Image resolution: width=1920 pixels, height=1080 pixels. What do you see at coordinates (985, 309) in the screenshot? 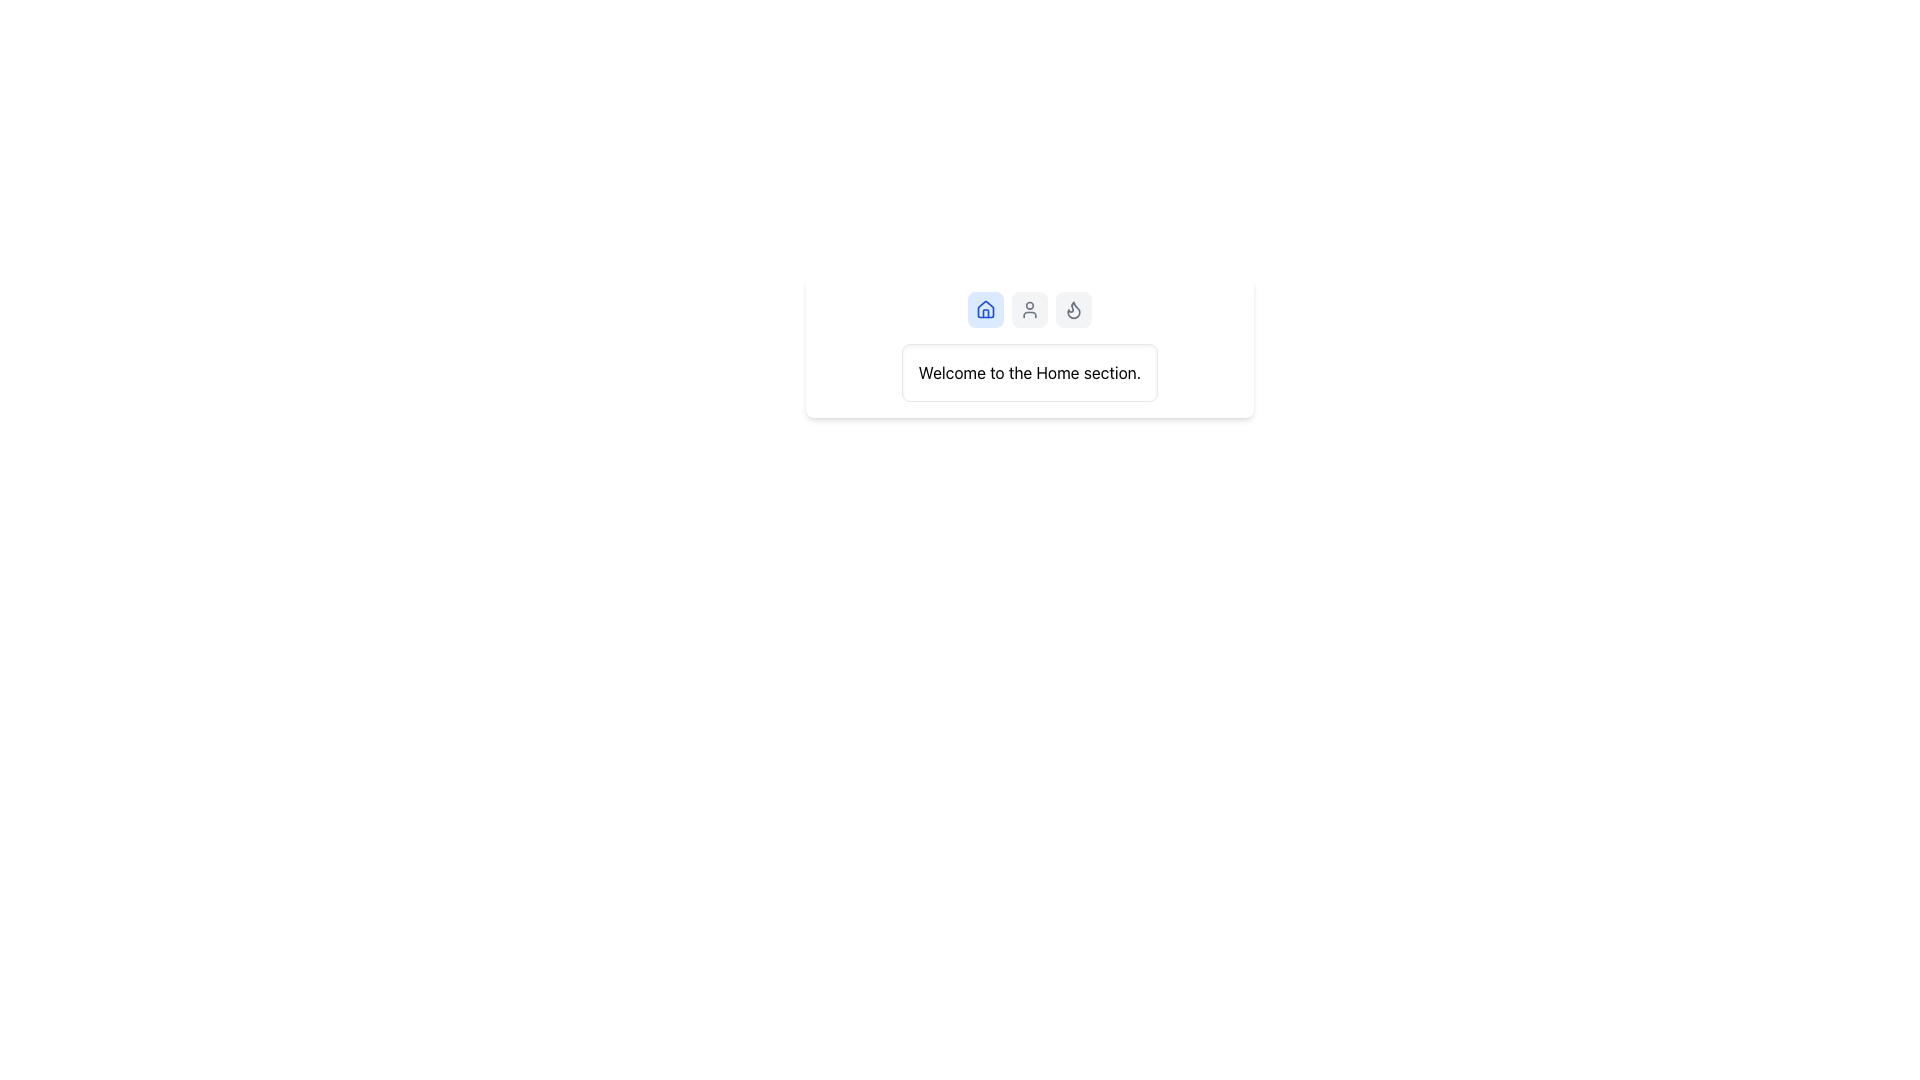
I see `the 'Home' icon located at the top-center of the card` at bounding box center [985, 309].